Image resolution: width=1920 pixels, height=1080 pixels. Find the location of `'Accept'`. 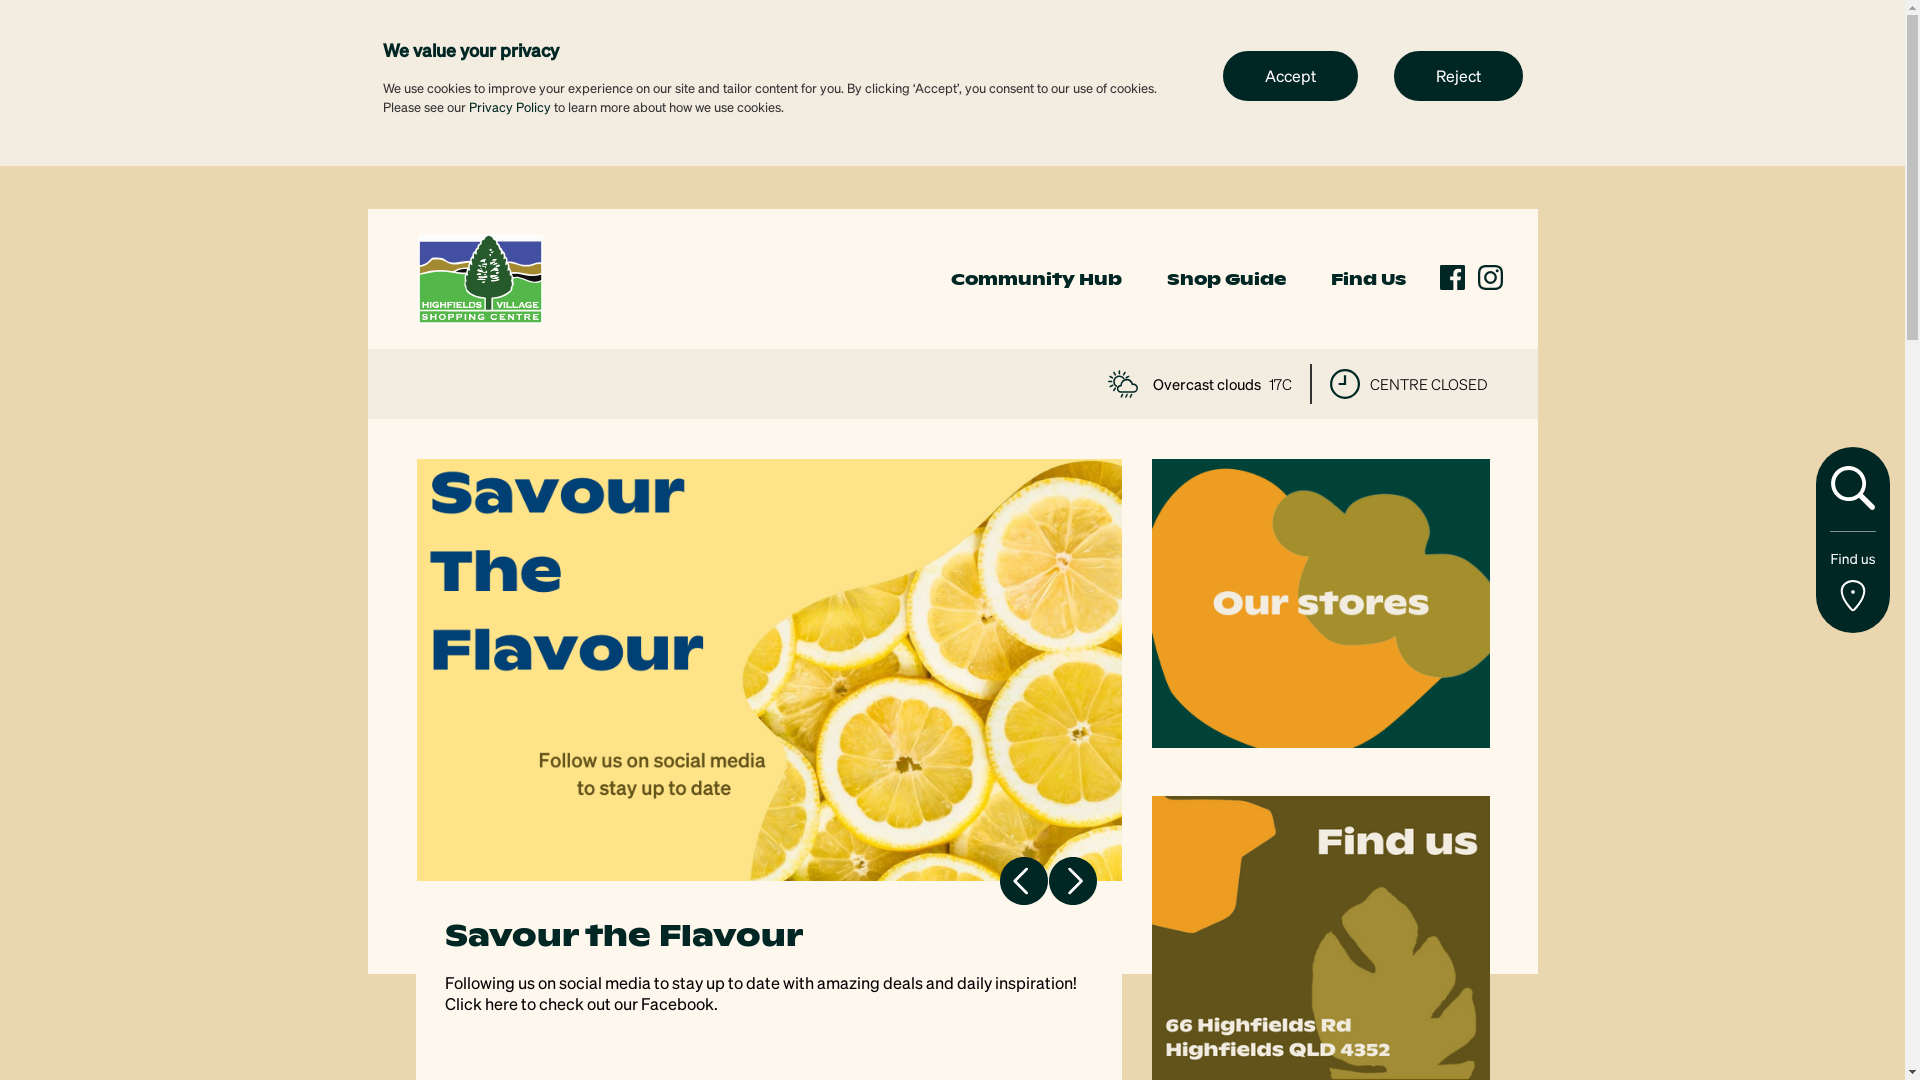

'Accept' is located at coordinates (1289, 73).